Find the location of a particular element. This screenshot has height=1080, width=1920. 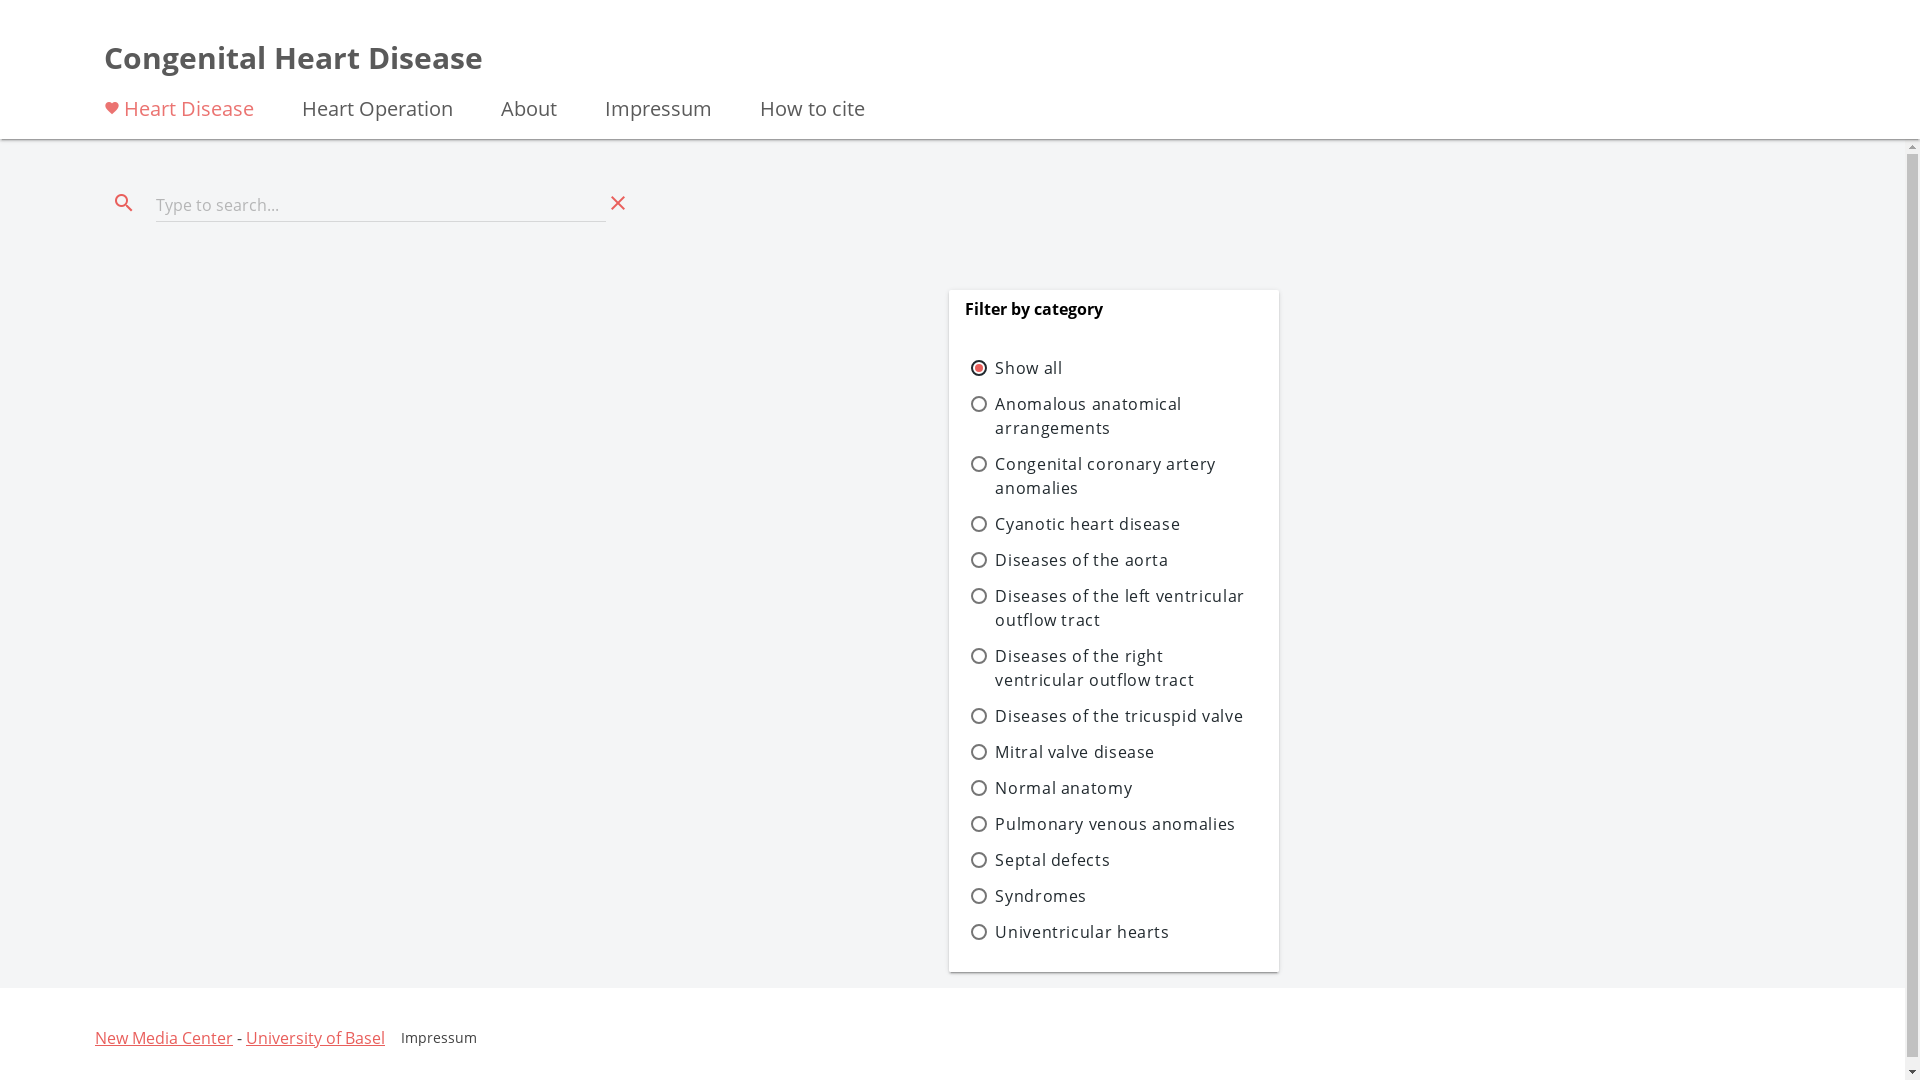

'Impressum' is located at coordinates (437, 1036).